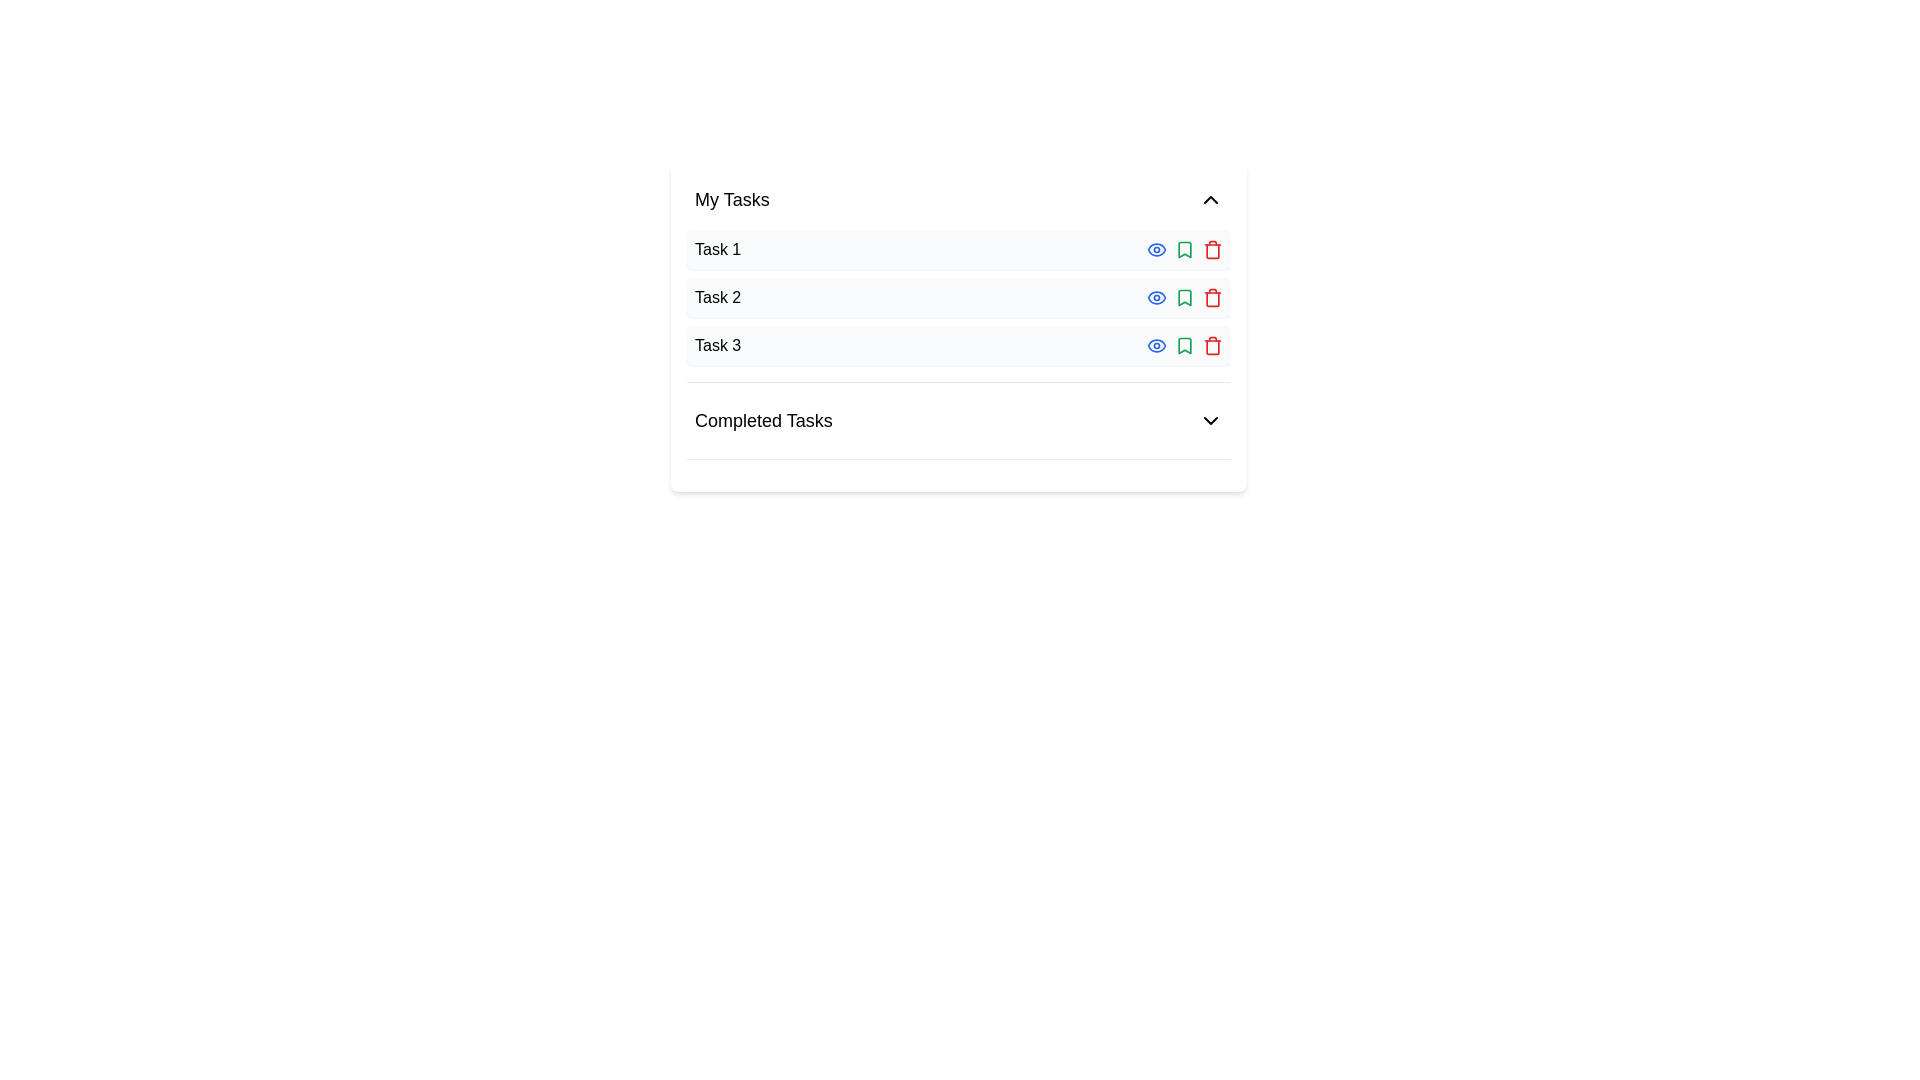  What do you see at coordinates (1185, 249) in the screenshot?
I see `the green bookmark icon, located between the eye icon and the trash can icon in the 'Task 1' row, to observe its styling change` at bounding box center [1185, 249].